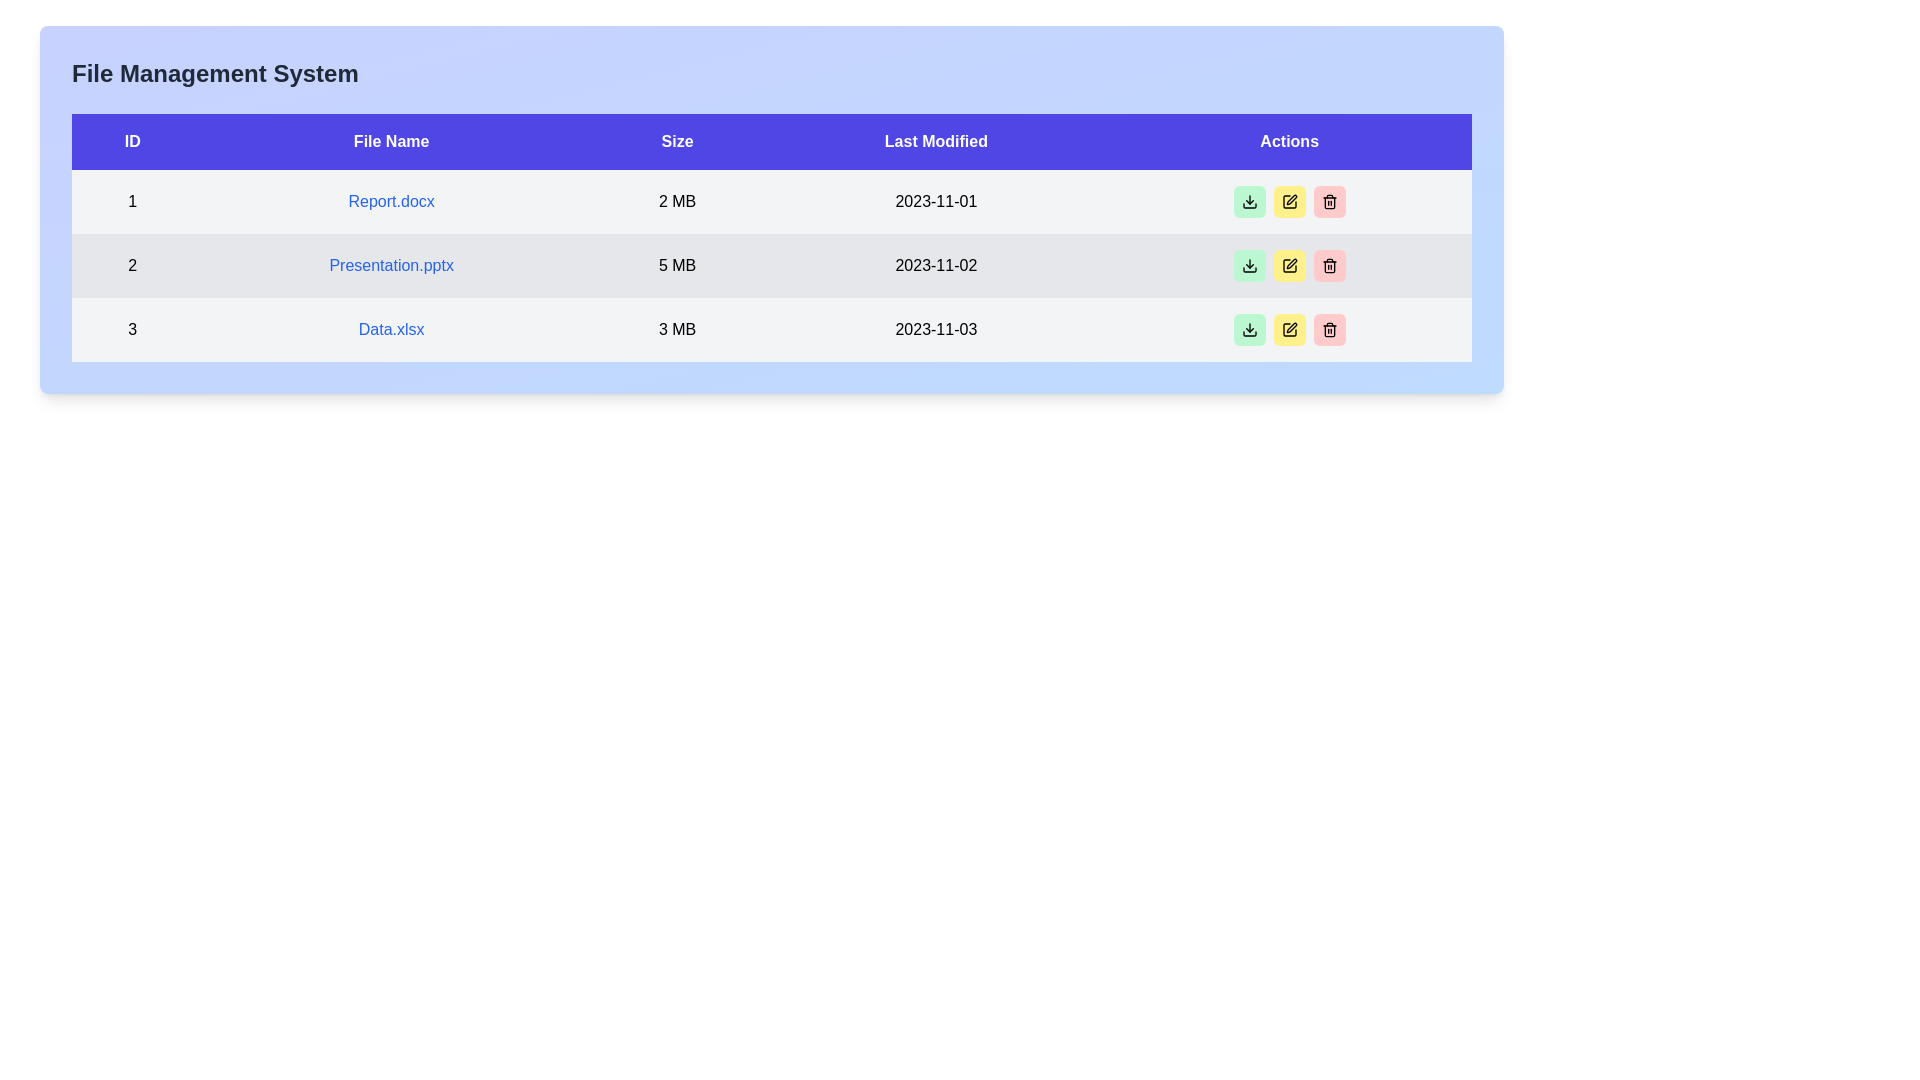 Image resolution: width=1920 pixels, height=1080 pixels. I want to click on the pen-shaped IconButton in the 'Actions' column of the file management table, specifically in the second row for 'Presentation.pptx', so click(1289, 201).